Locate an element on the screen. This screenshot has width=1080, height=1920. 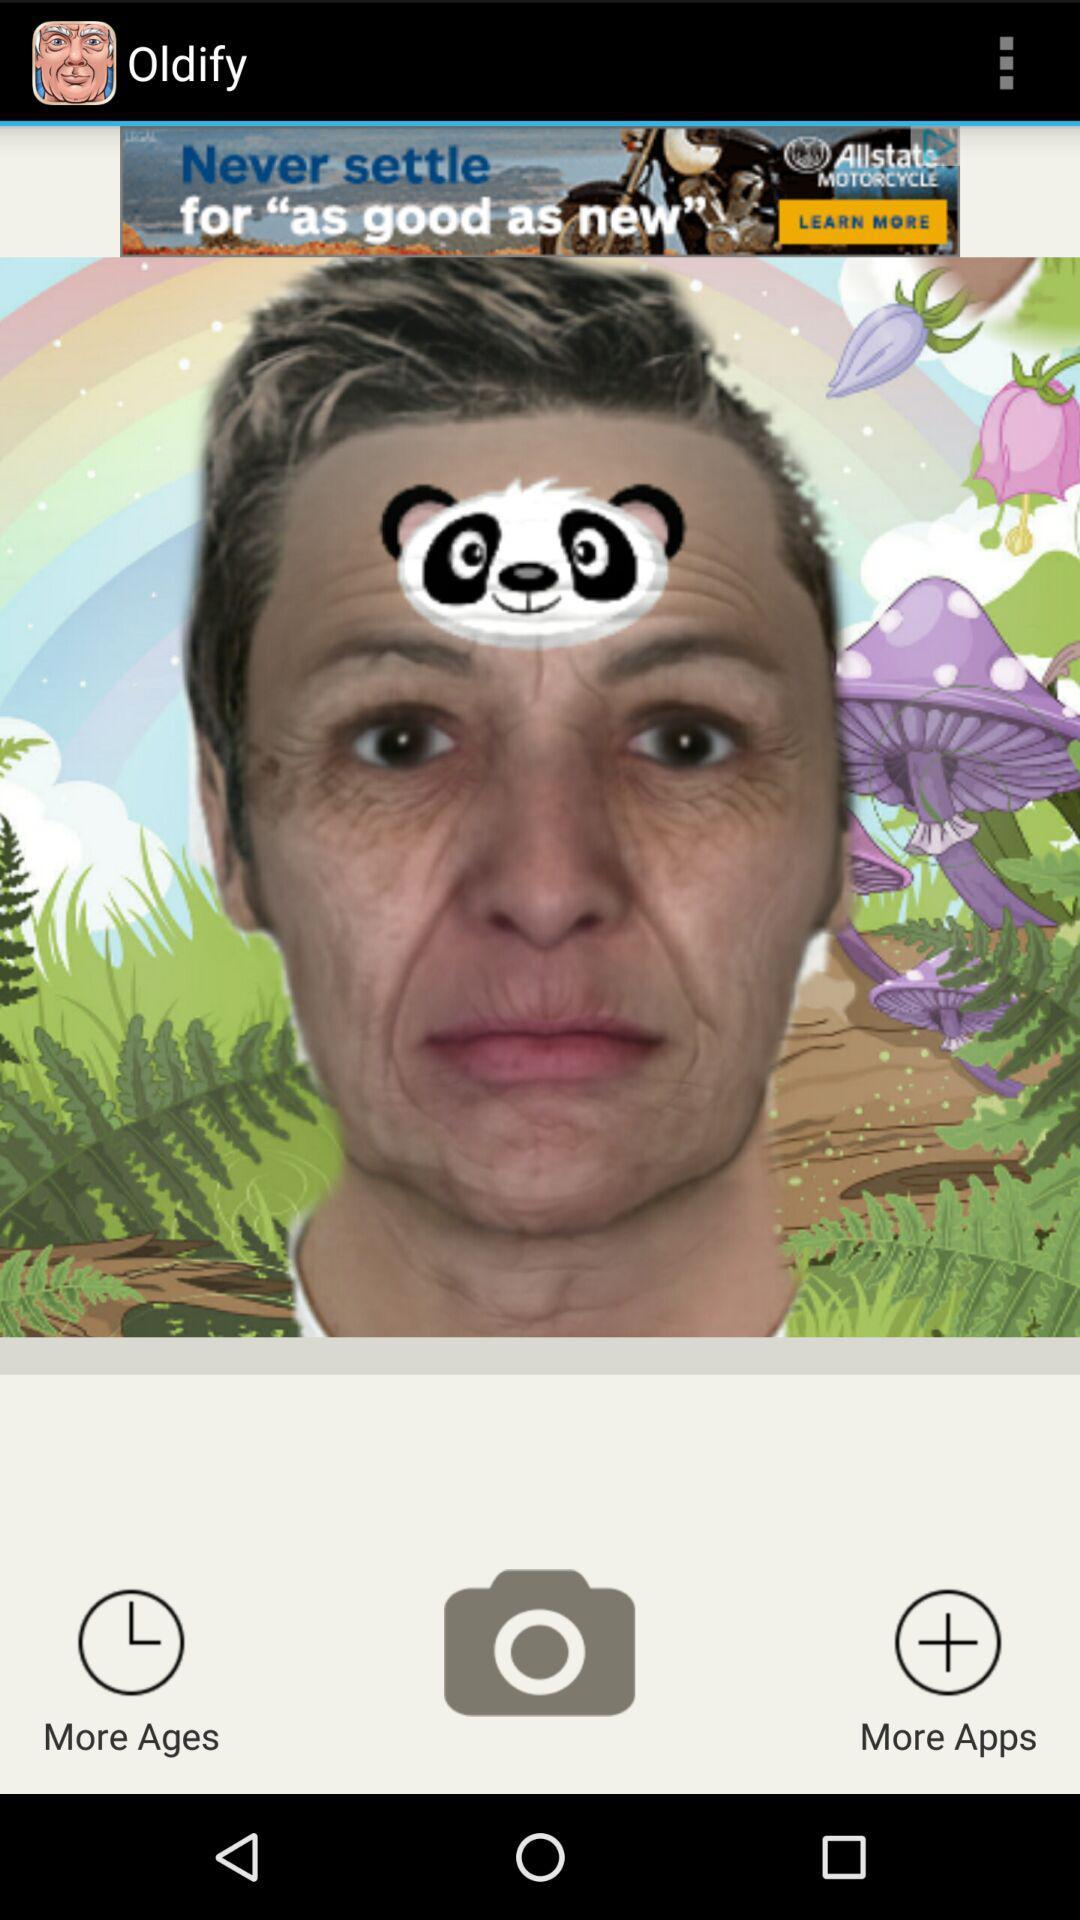
see more apps is located at coordinates (947, 1642).